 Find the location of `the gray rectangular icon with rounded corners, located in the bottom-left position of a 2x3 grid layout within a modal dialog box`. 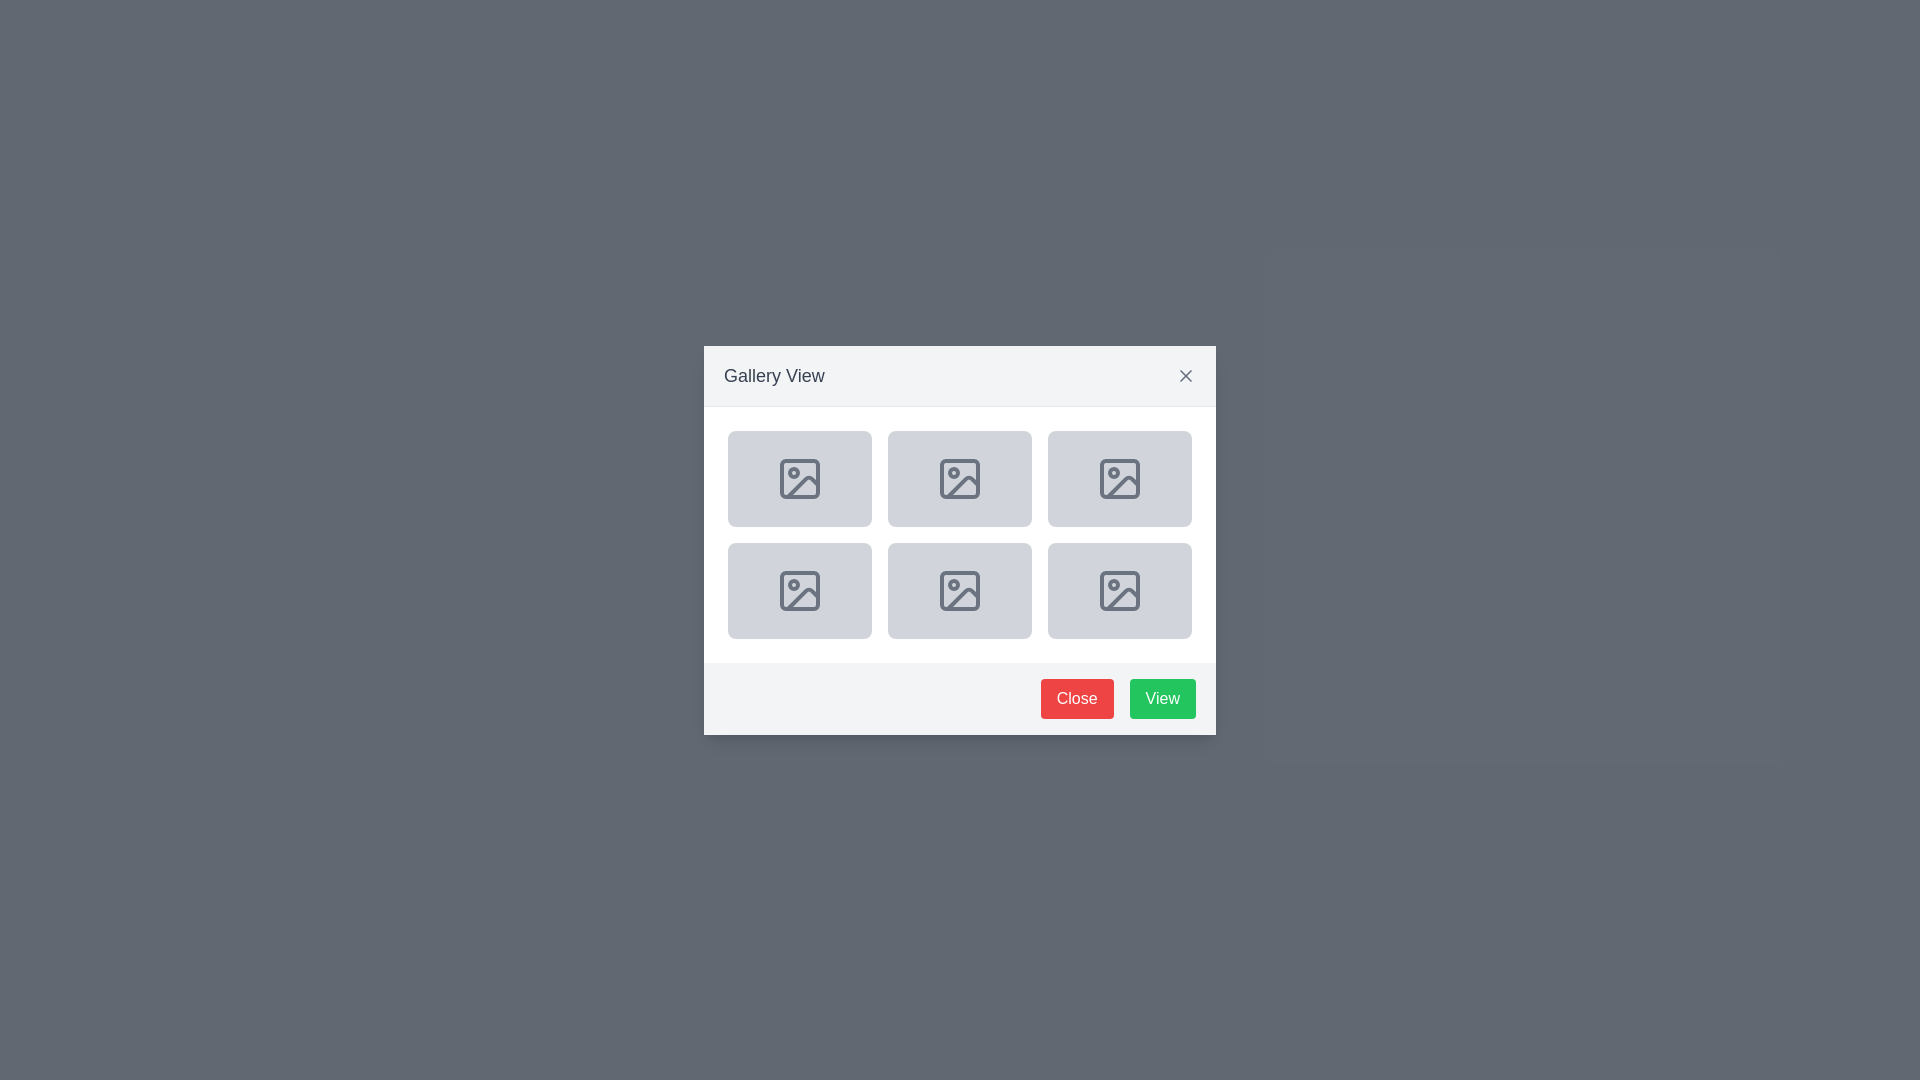

the gray rectangular icon with rounded corners, located in the bottom-left position of a 2x3 grid layout within a modal dialog box is located at coordinates (800, 589).